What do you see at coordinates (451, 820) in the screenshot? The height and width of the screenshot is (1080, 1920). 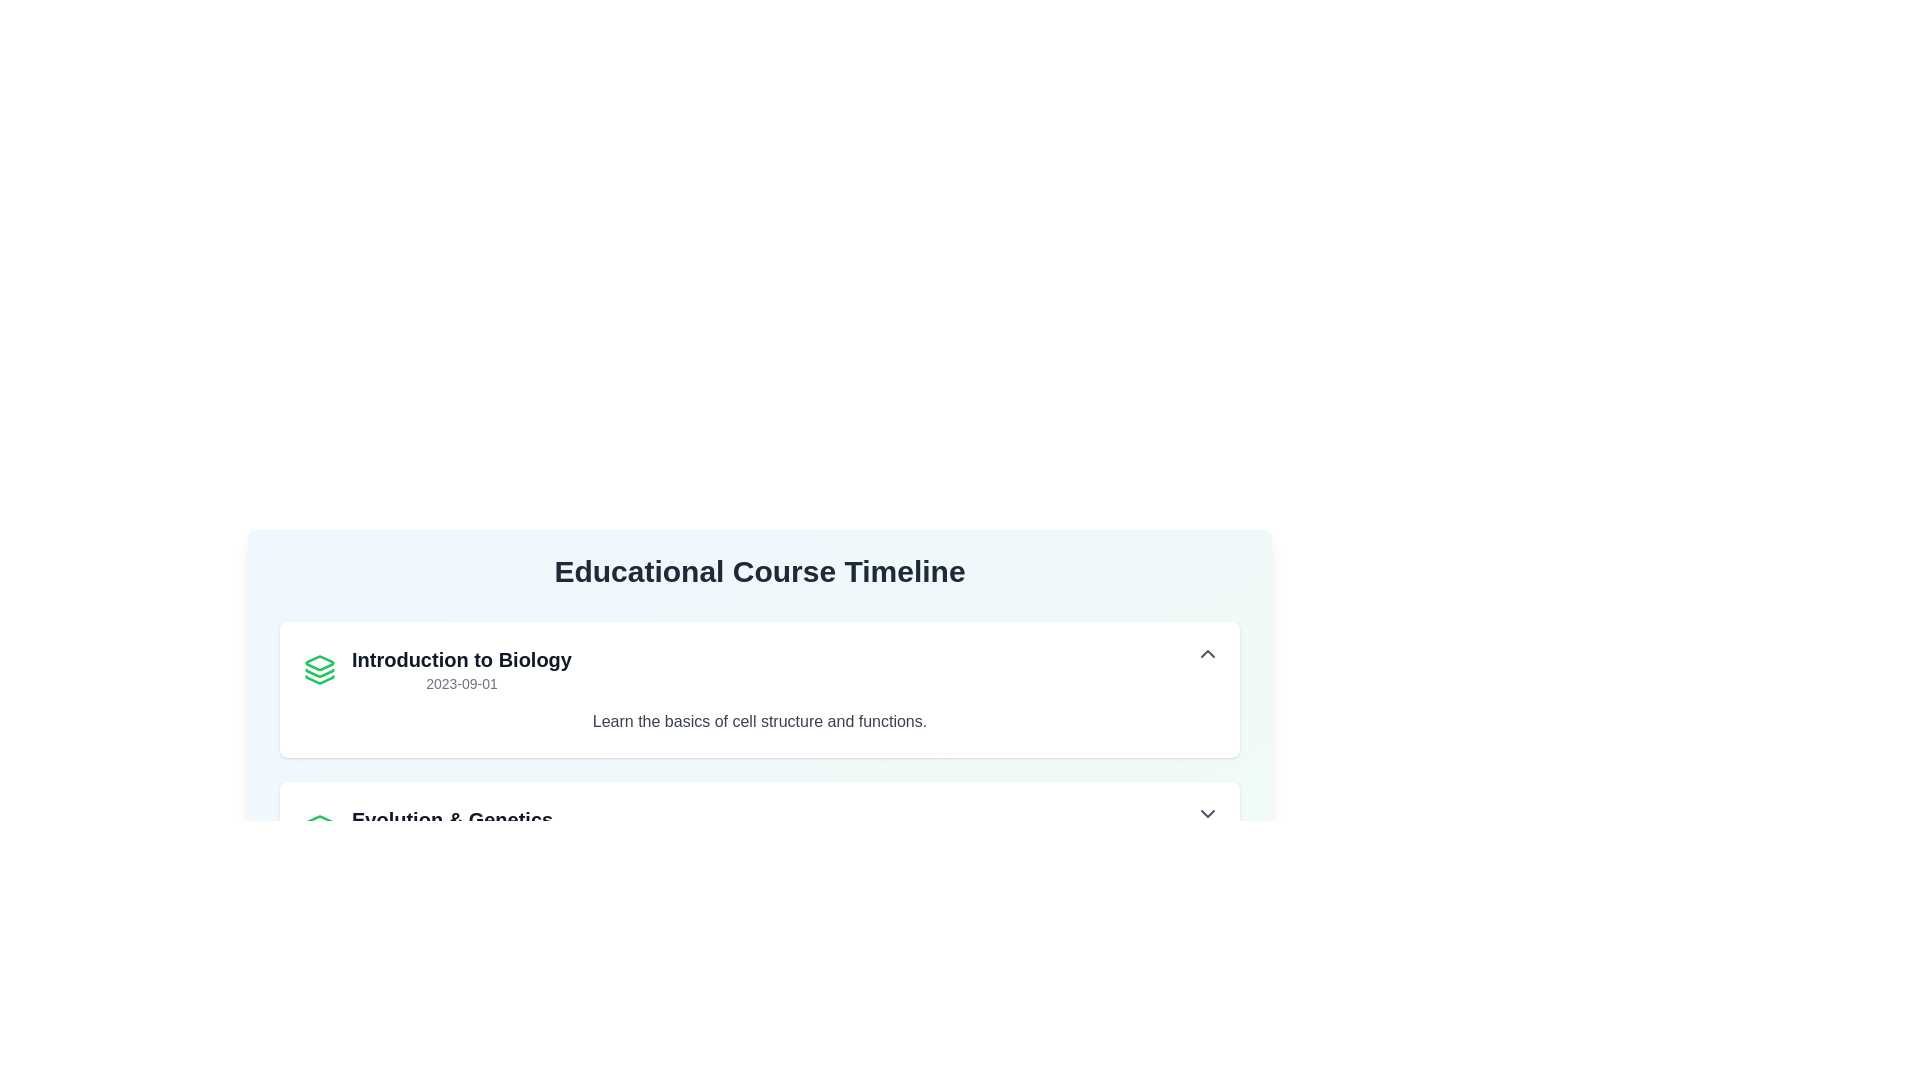 I see `the text element displaying 'Evolution & Genetics' in the second timeline card, which is styled with large, bold gray typography` at bounding box center [451, 820].